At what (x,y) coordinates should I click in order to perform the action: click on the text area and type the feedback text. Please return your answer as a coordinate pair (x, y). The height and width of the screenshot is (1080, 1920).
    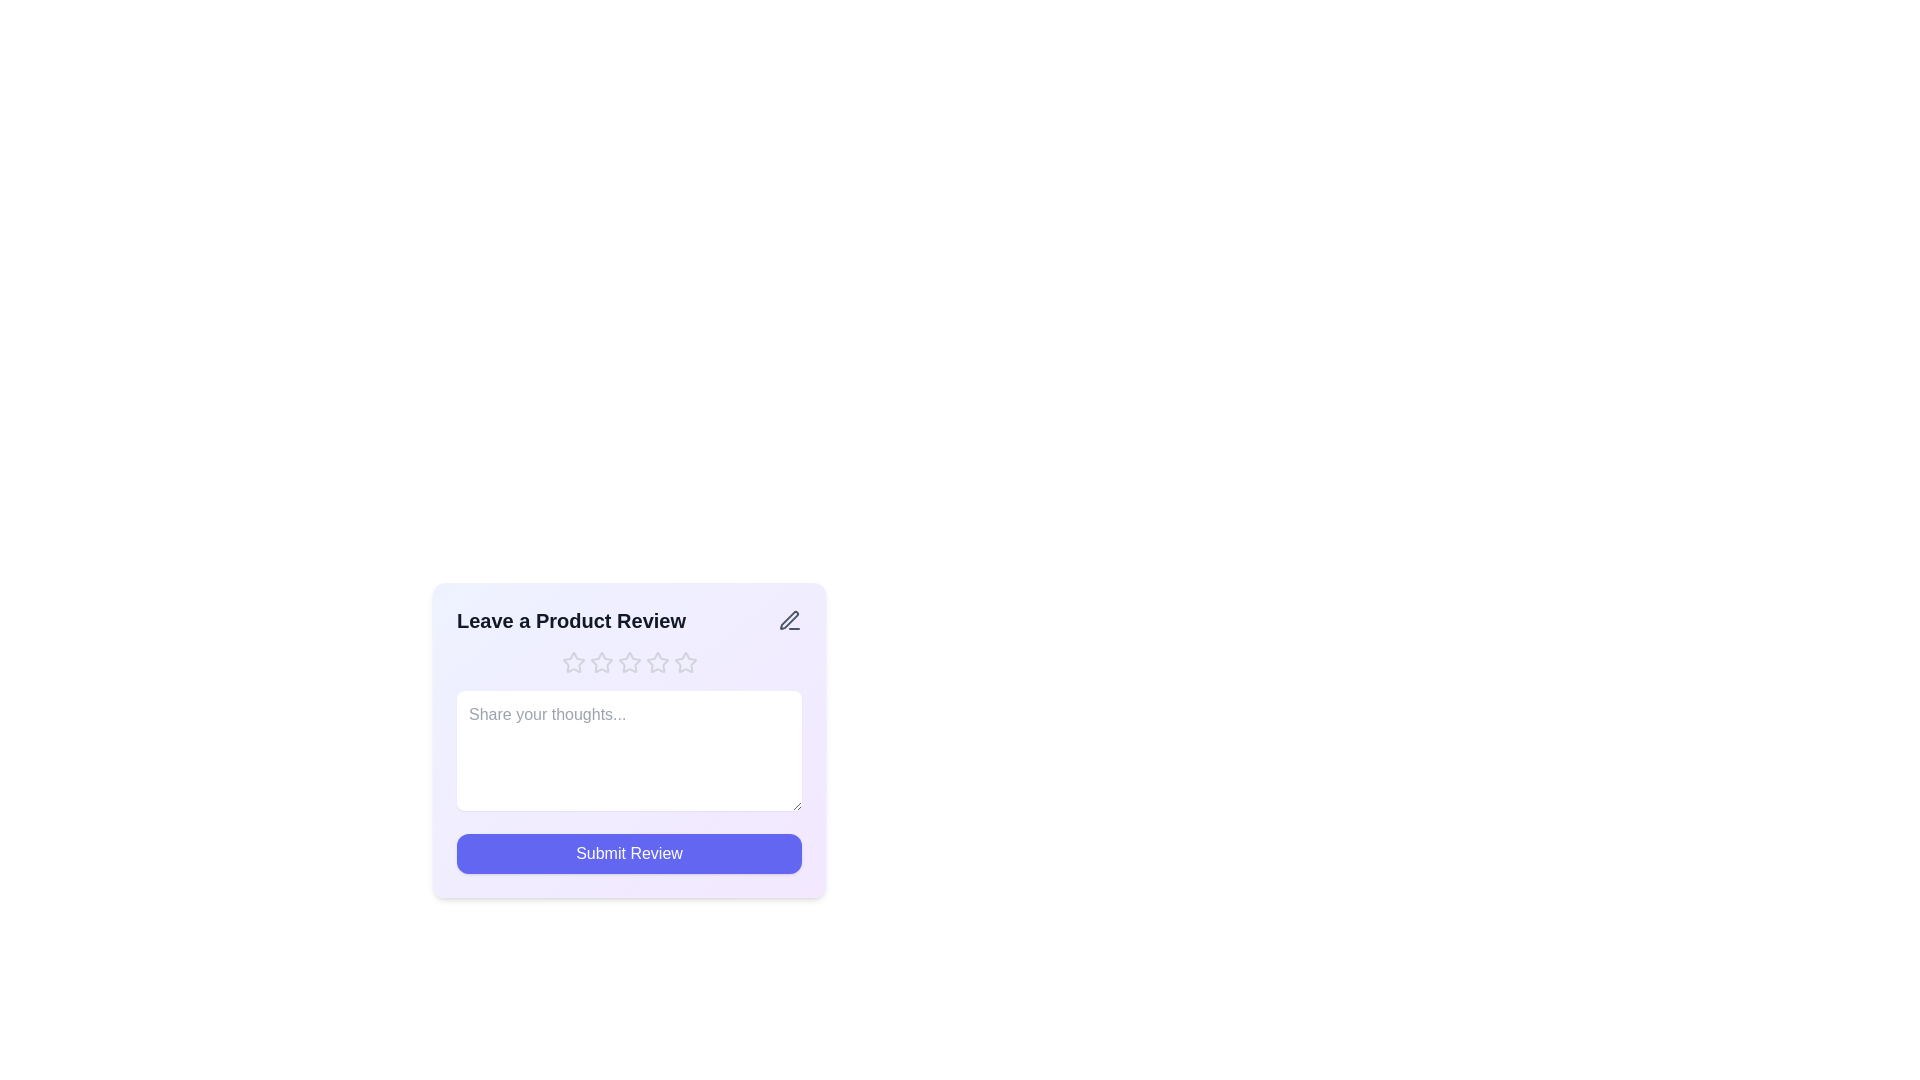
    Looking at the image, I should click on (628, 751).